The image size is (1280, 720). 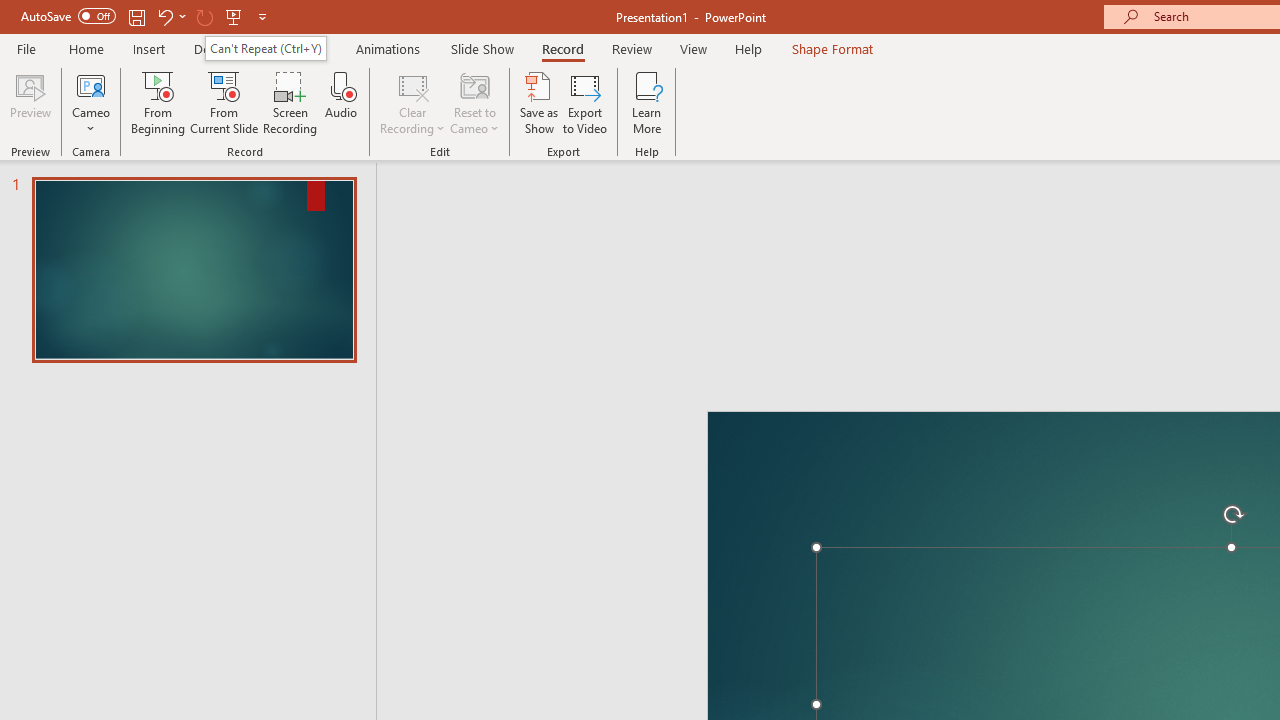 I want to click on 'Clear Recording', so click(x=411, y=103).